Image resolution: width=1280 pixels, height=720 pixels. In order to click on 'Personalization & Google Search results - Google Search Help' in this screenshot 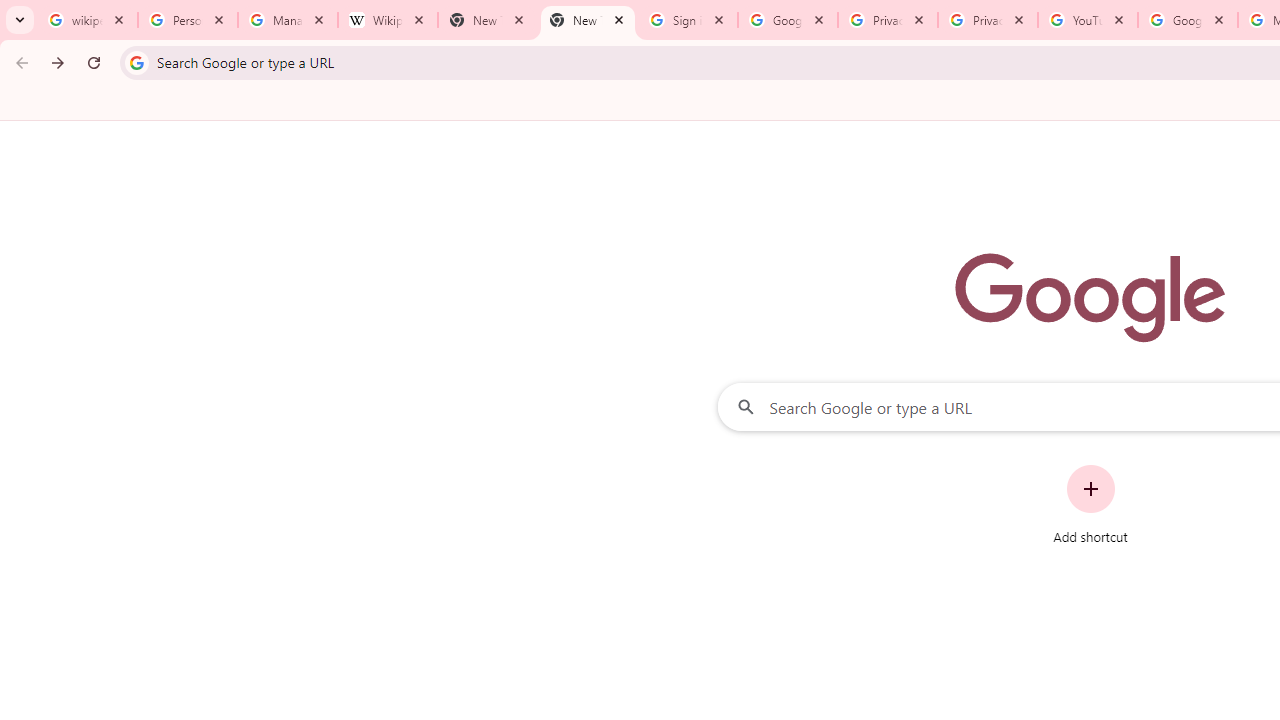, I will do `click(188, 20)`.